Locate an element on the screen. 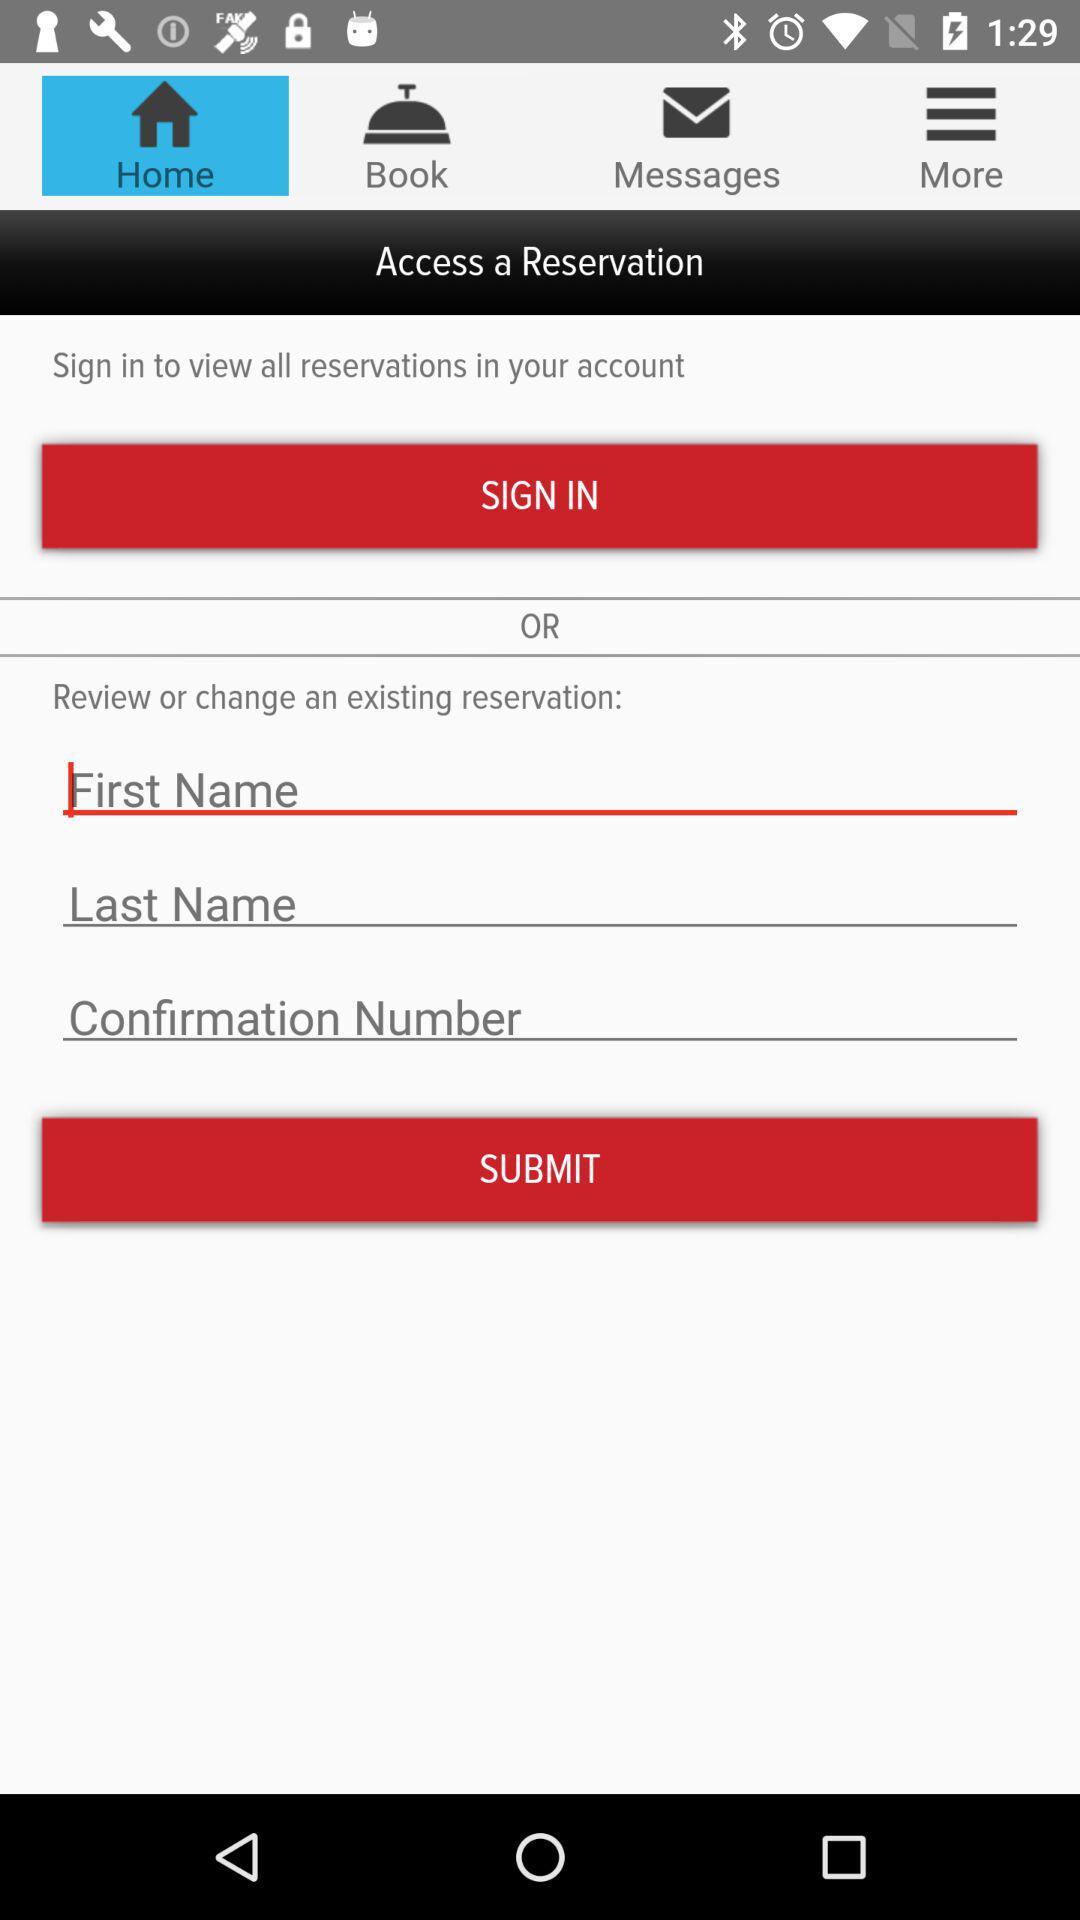 Image resolution: width=1080 pixels, height=1920 pixels. item above access a reservation icon is located at coordinates (405, 134).